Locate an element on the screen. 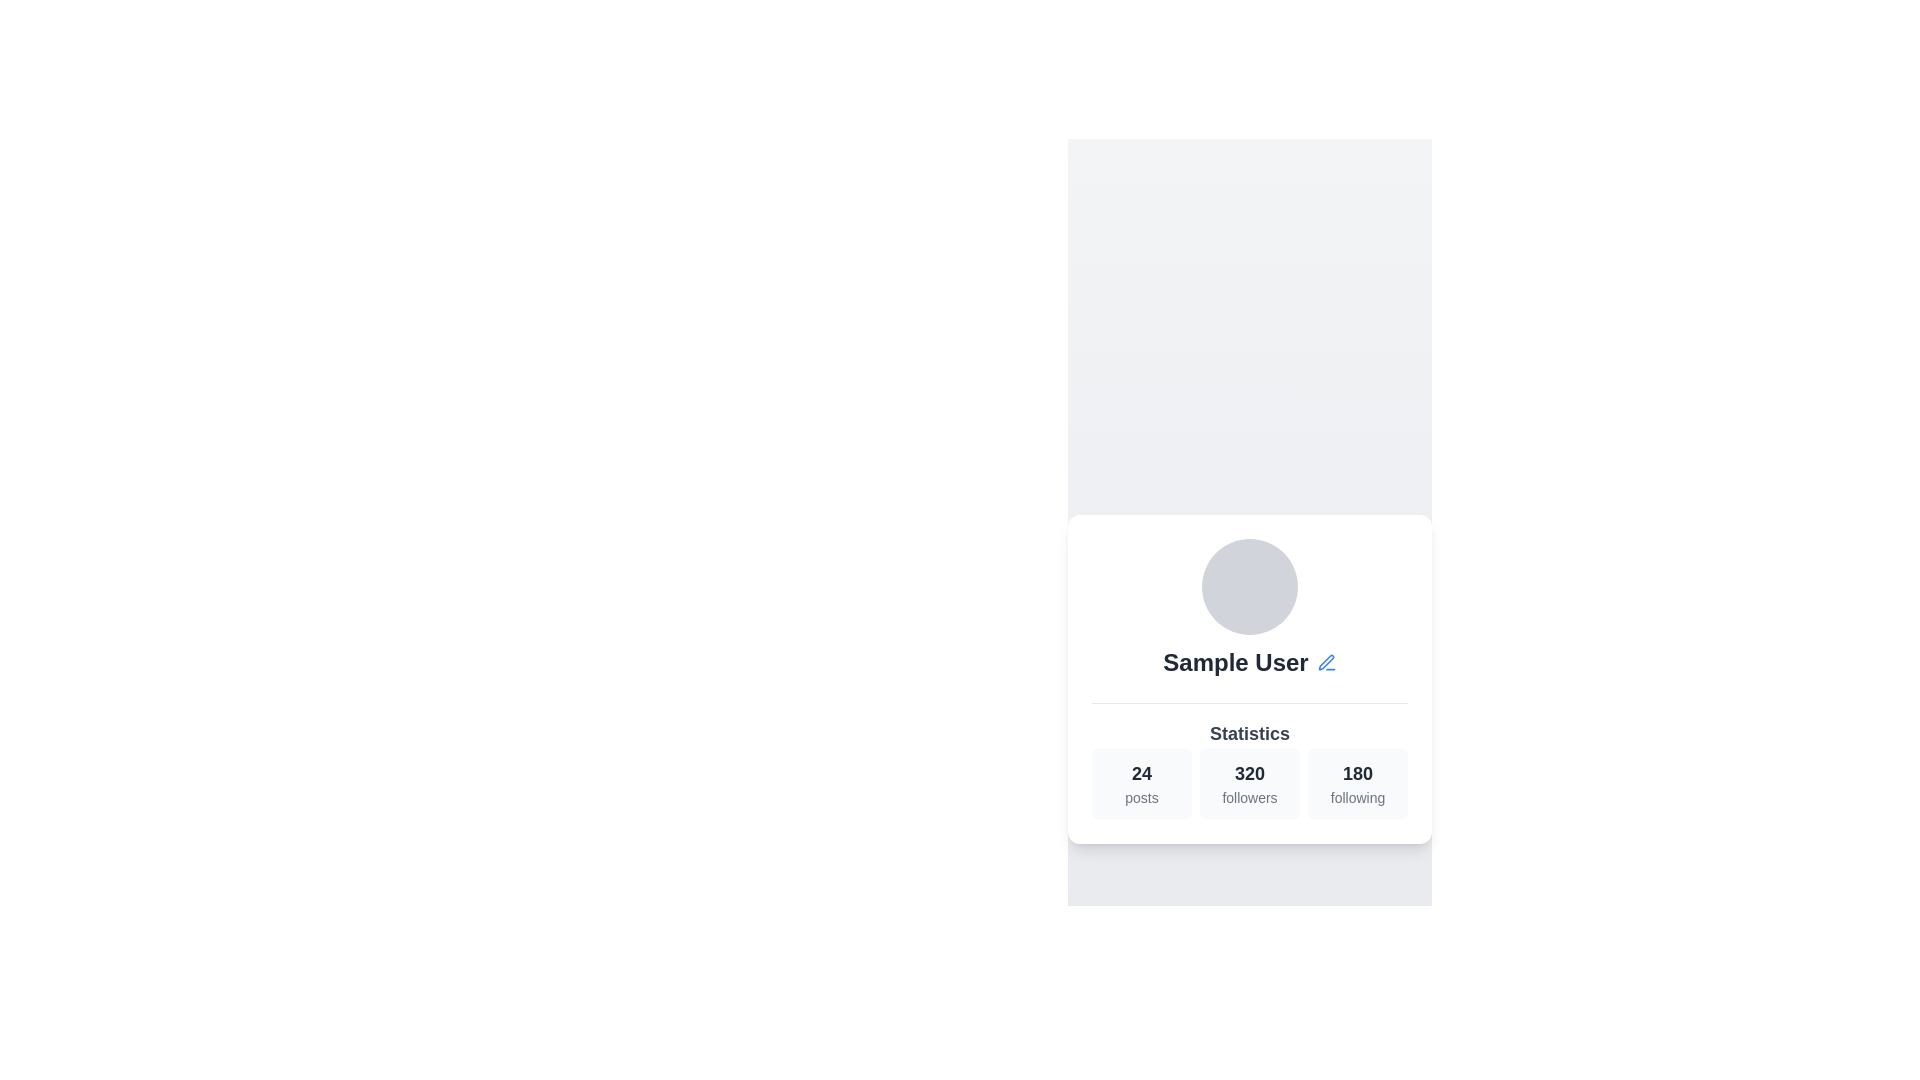 The height and width of the screenshot is (1080, 1920). the static text label displaying 'followers', which is centrally aligned below the bold number '320' in the user metrics summary card is located at coordinates (1248, 796).